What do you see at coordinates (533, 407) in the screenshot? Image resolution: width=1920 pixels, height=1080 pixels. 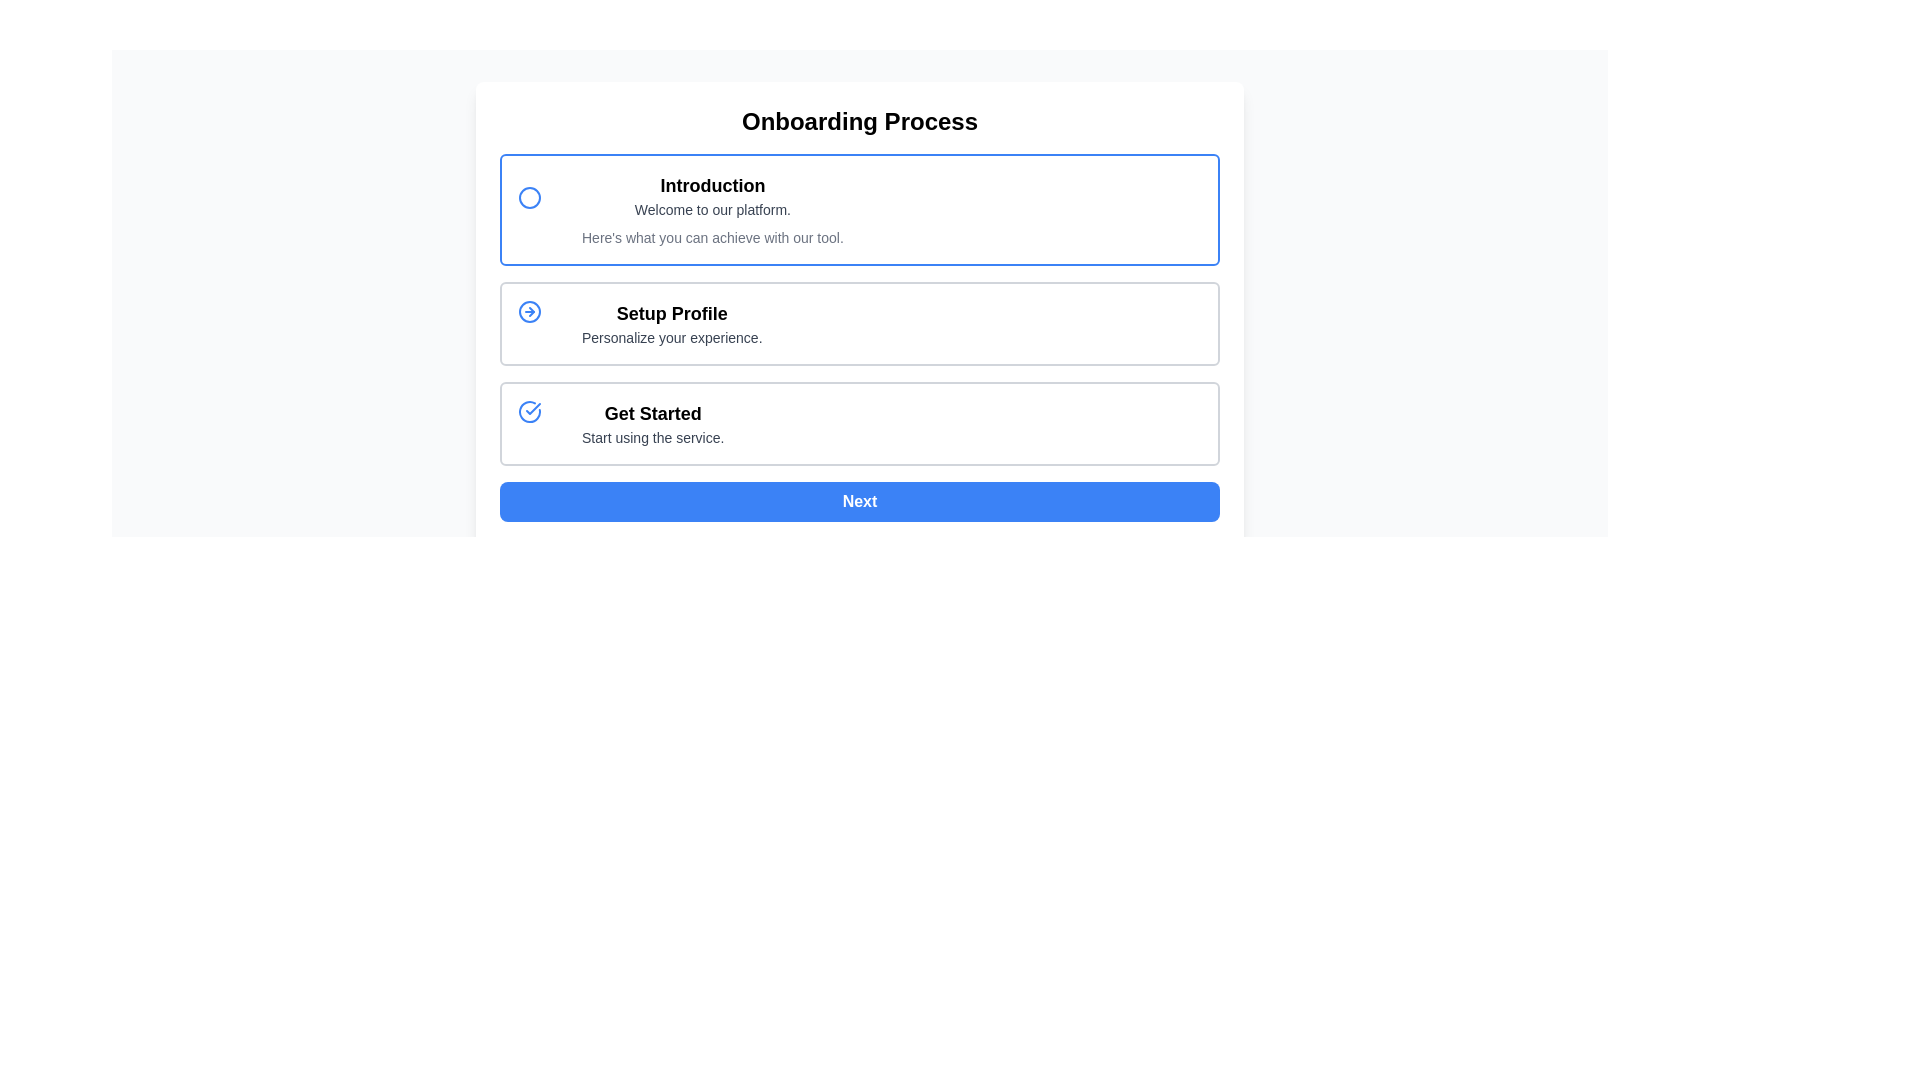 I see `the checkmark icon within a circle located in the third section labeled 'Get Started' in the interface` at bounding box center [533, 407].